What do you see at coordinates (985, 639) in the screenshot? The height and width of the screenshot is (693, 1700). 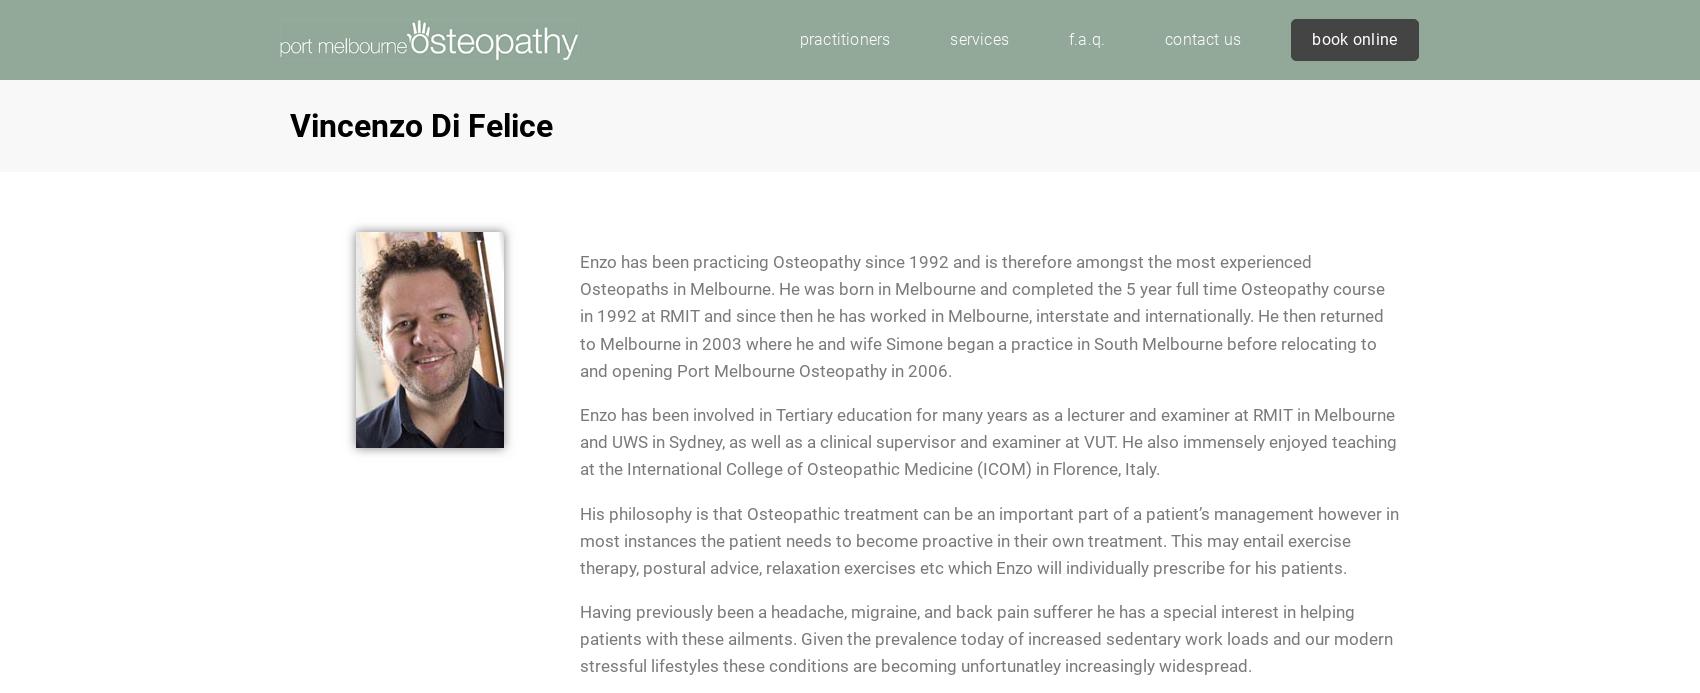 I see `'Having previously been a headache, migraine, and back pain sufferer he has a special interest in helping patients with these ailments. Given the prevalence today of increased sedentary work loads and our modern stressful lifestyles these conditions are becoming unfortunatley increasingly widespread.'` at bounding box center [985, 639].